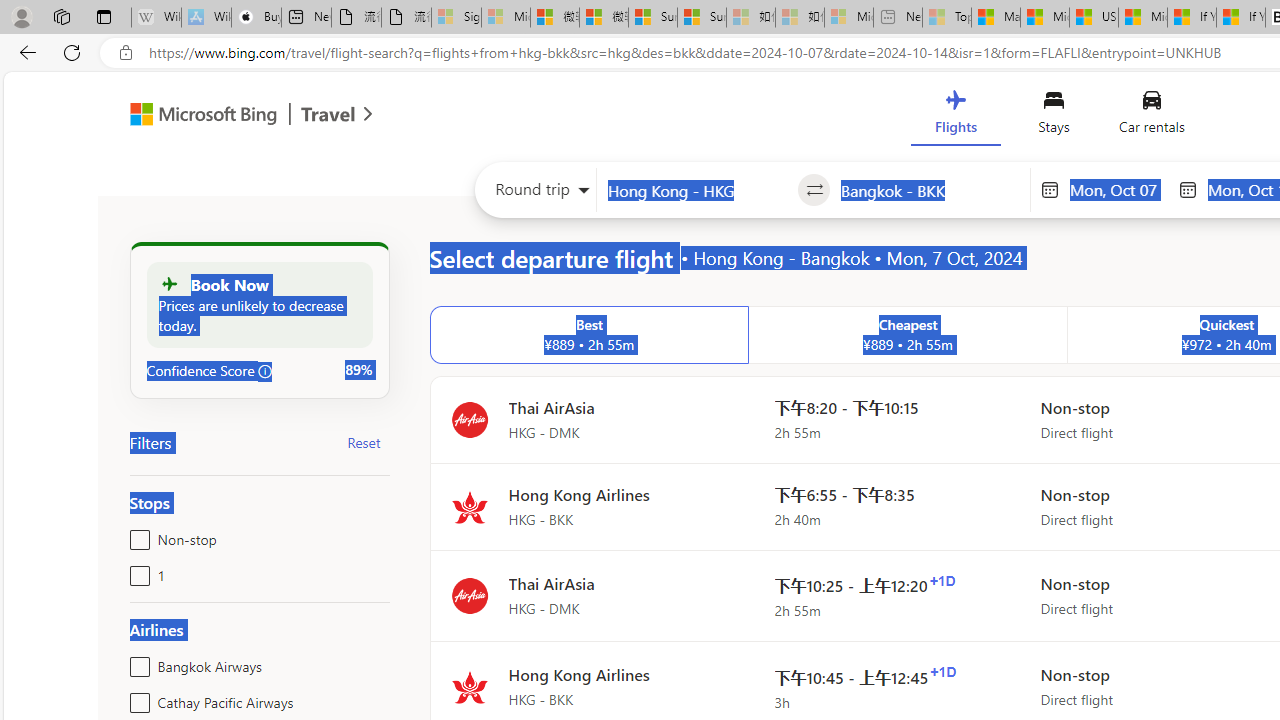 This screenshot has height=720, width=1280. Describe the element at coordinates (995, 17) in the screenshot. I see `'Marine life - MSN'` at that location.